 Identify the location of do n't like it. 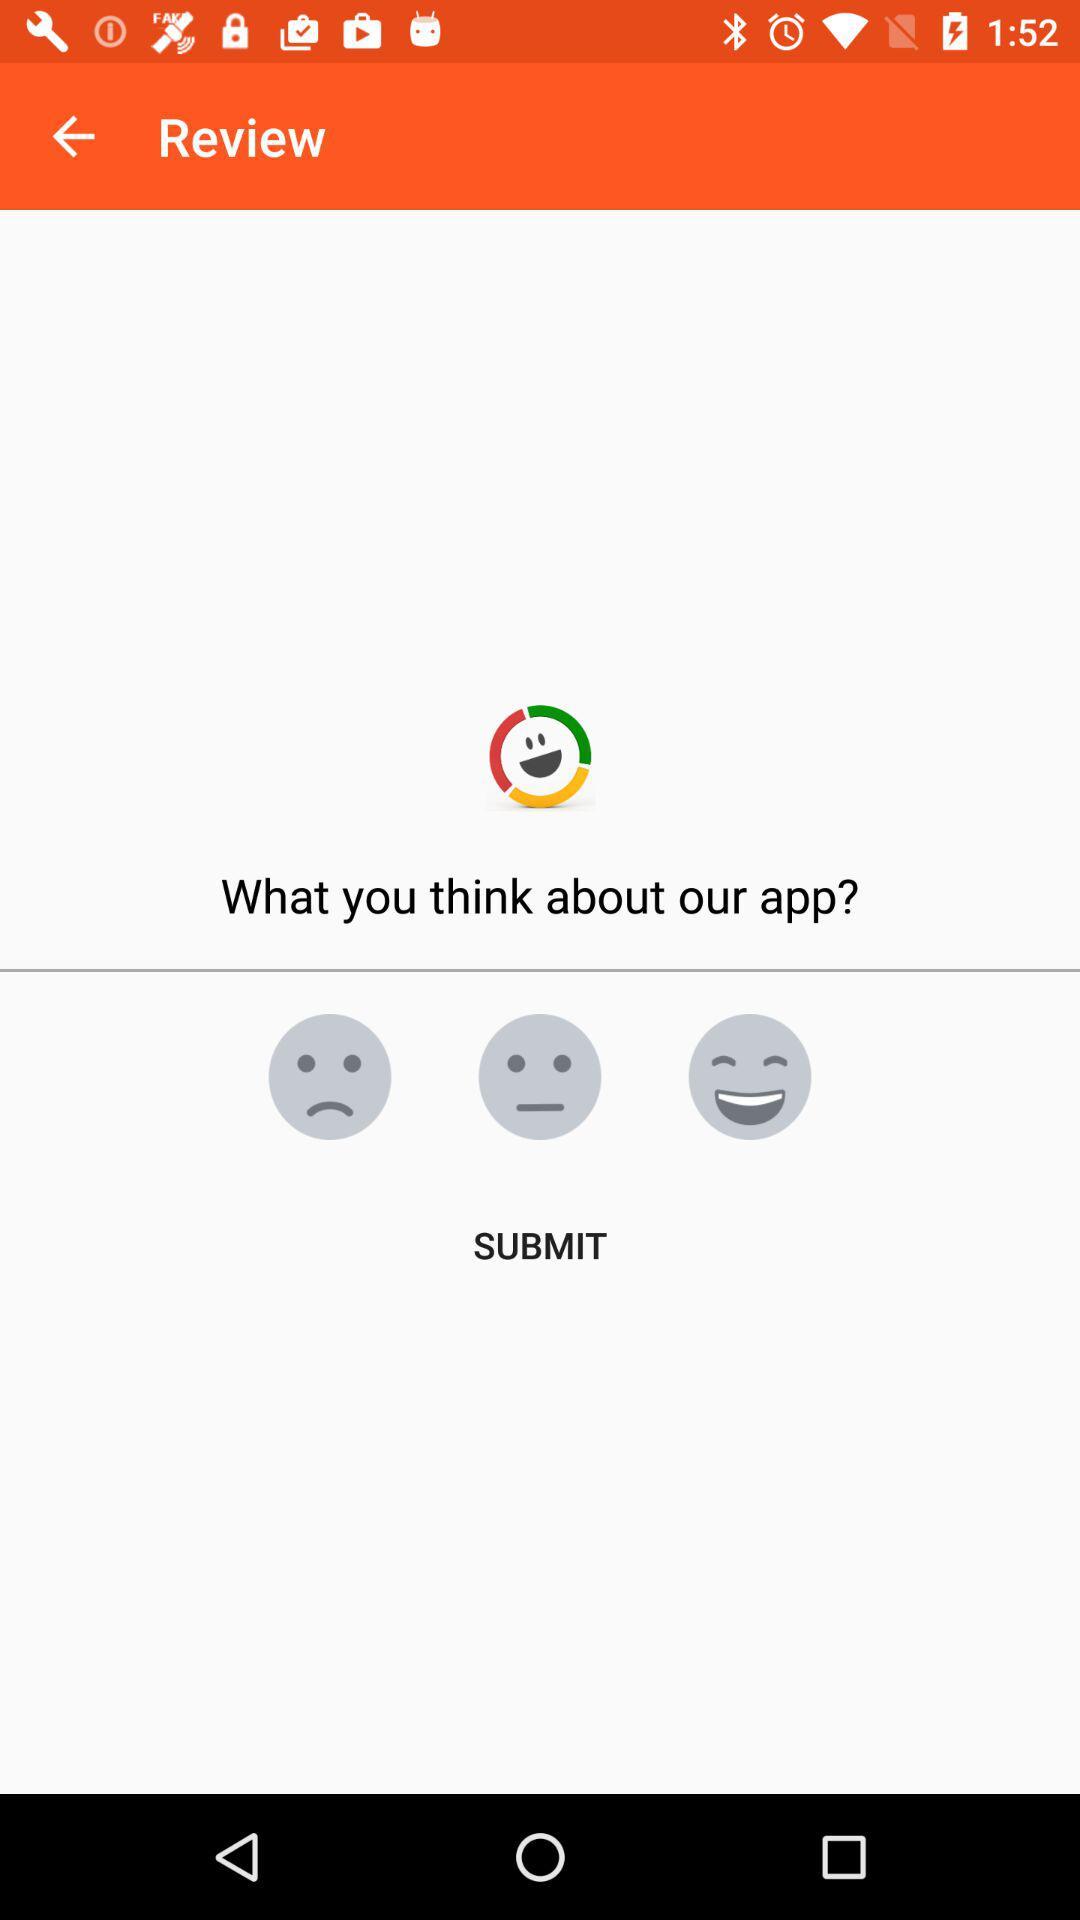
(329, 1075).